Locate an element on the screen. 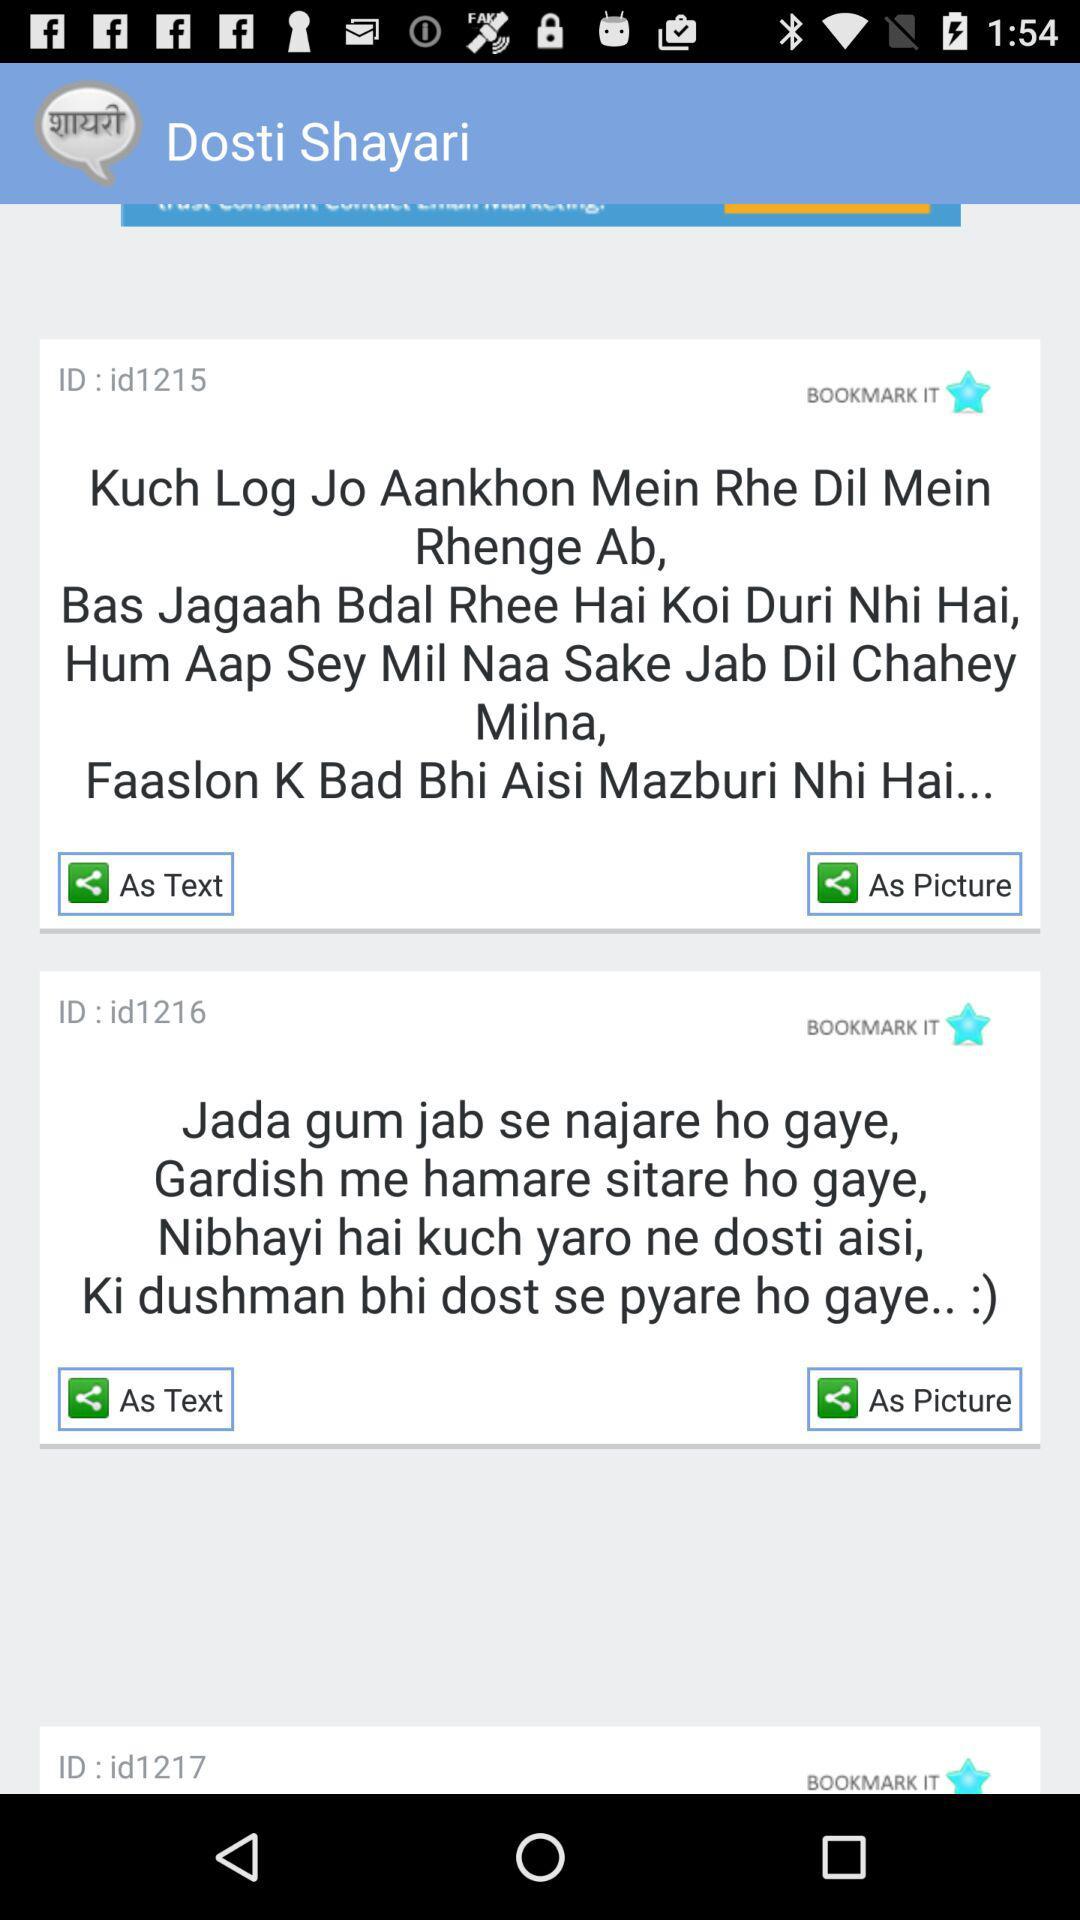 Image resolution: width=1080 pixels, height=1920 pixels. bookmark this post is located at coordinates (907, 391).